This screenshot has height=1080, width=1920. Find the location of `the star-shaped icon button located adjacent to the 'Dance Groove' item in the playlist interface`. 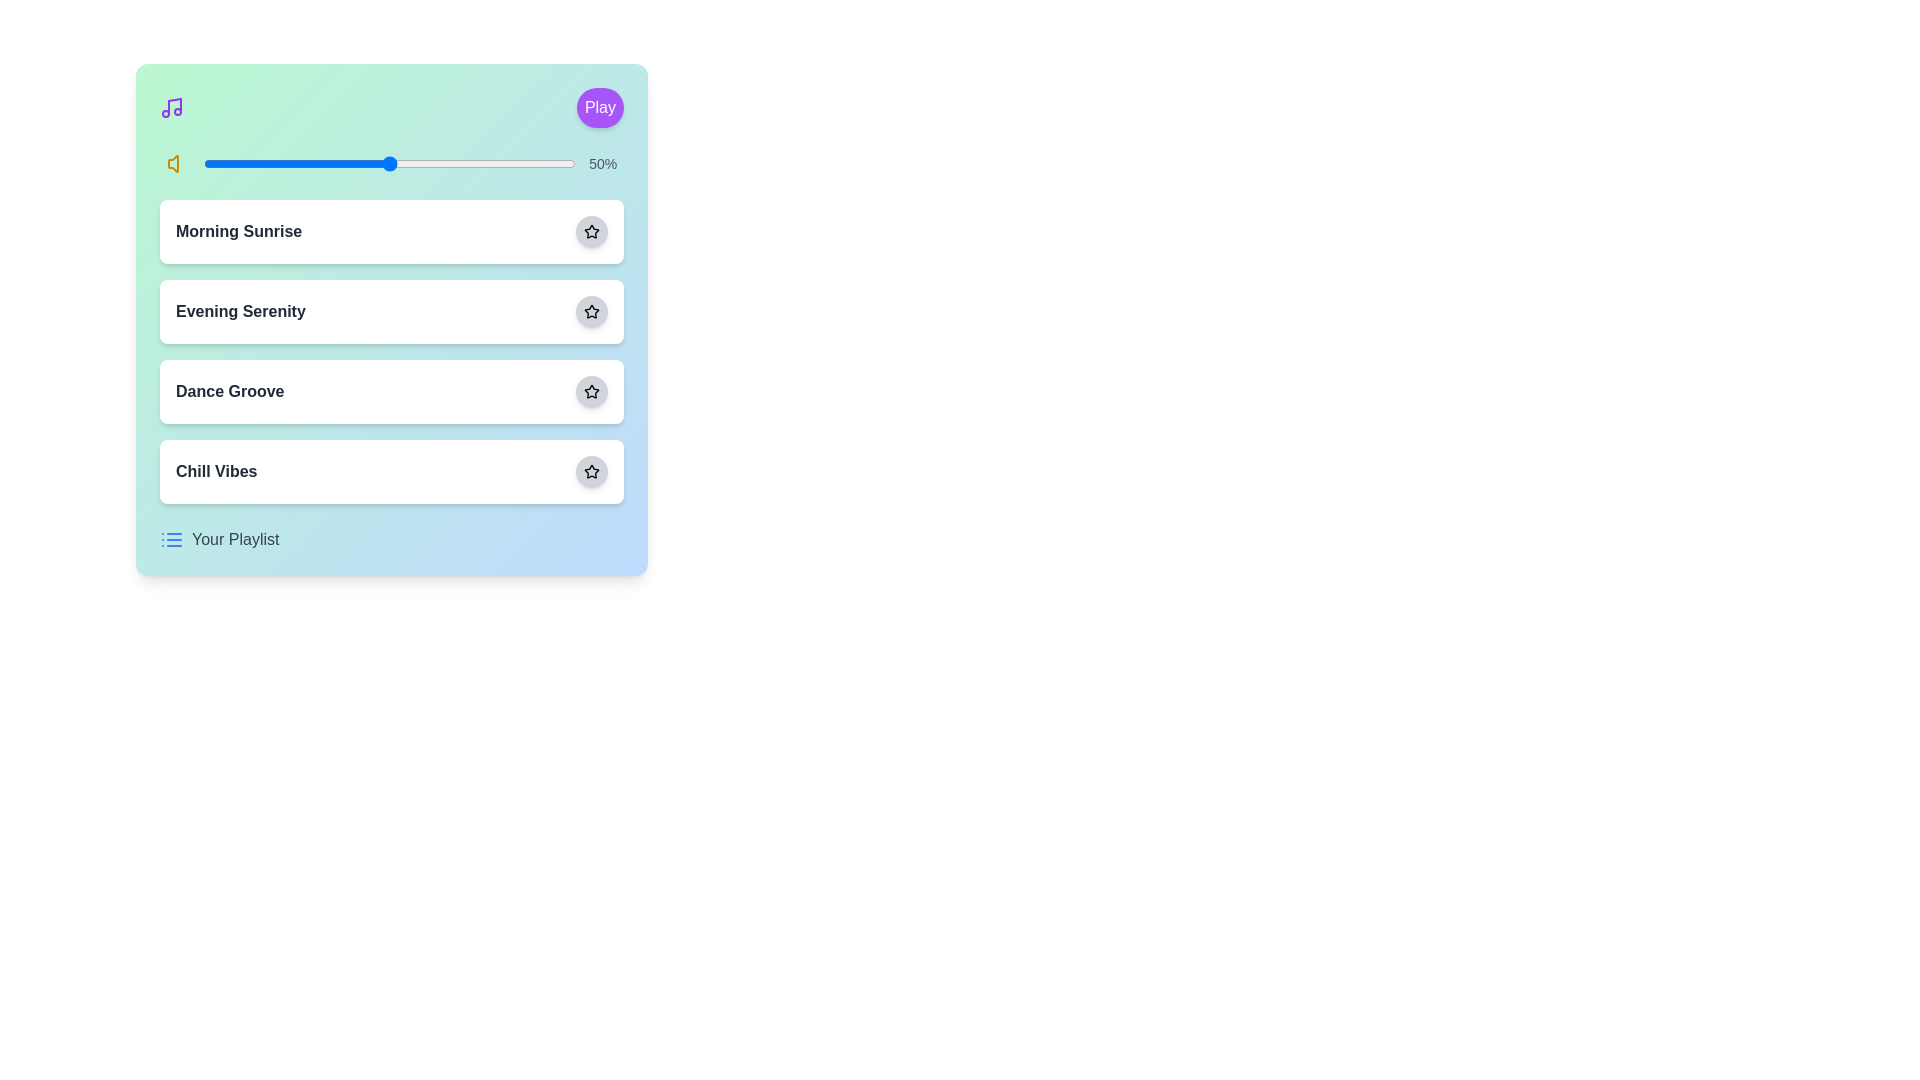

the star-shaped icon button located adjacent to the 'Dance Groove' item in the playlist interface is located at coordinates (590, 391).